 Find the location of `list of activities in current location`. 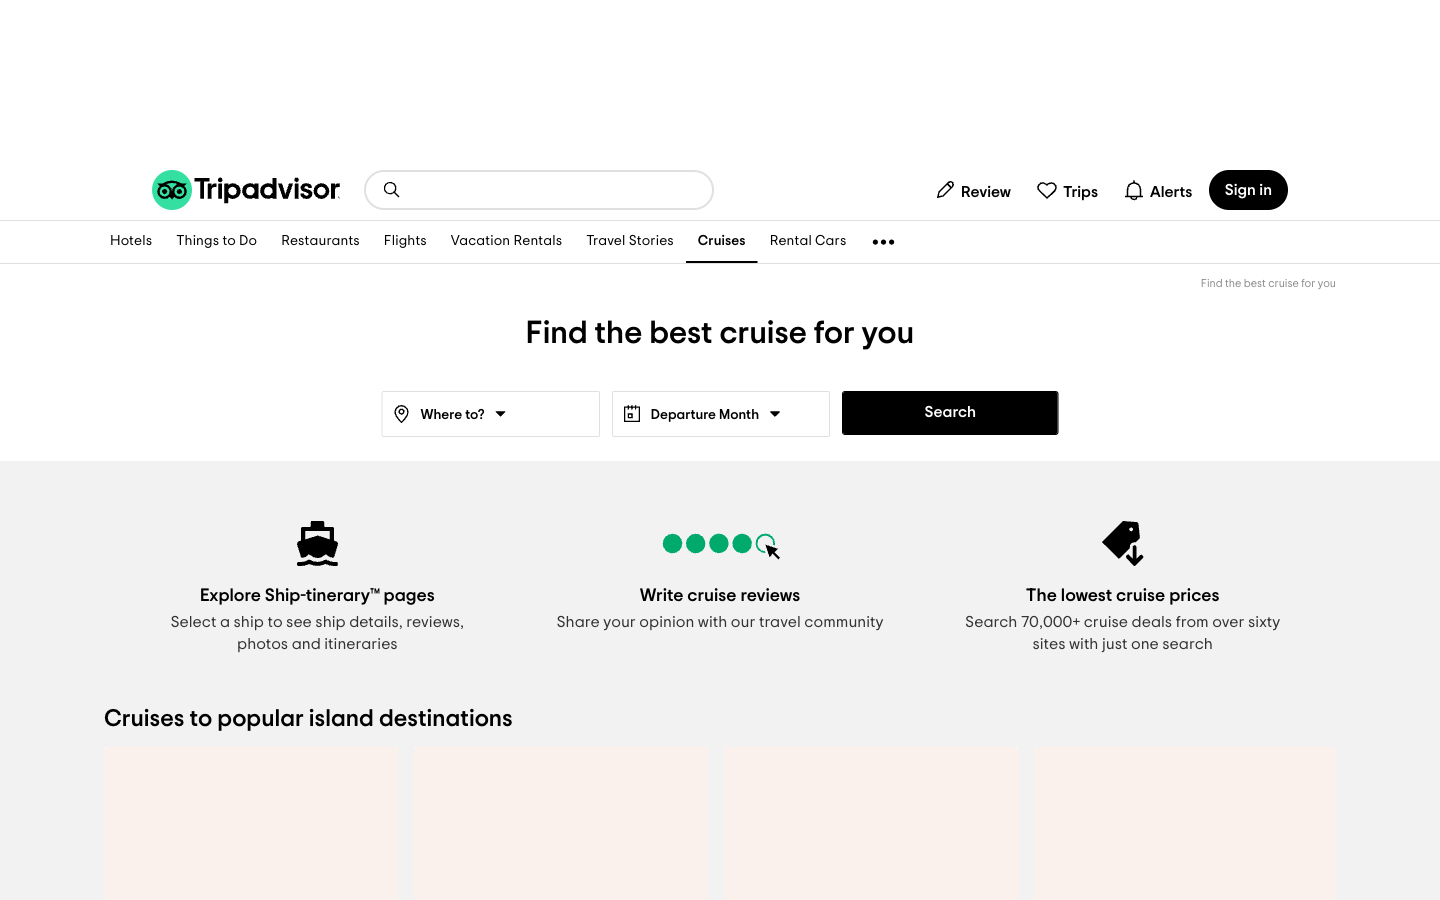

list of activities in current location is located at coordinates (216, 241).